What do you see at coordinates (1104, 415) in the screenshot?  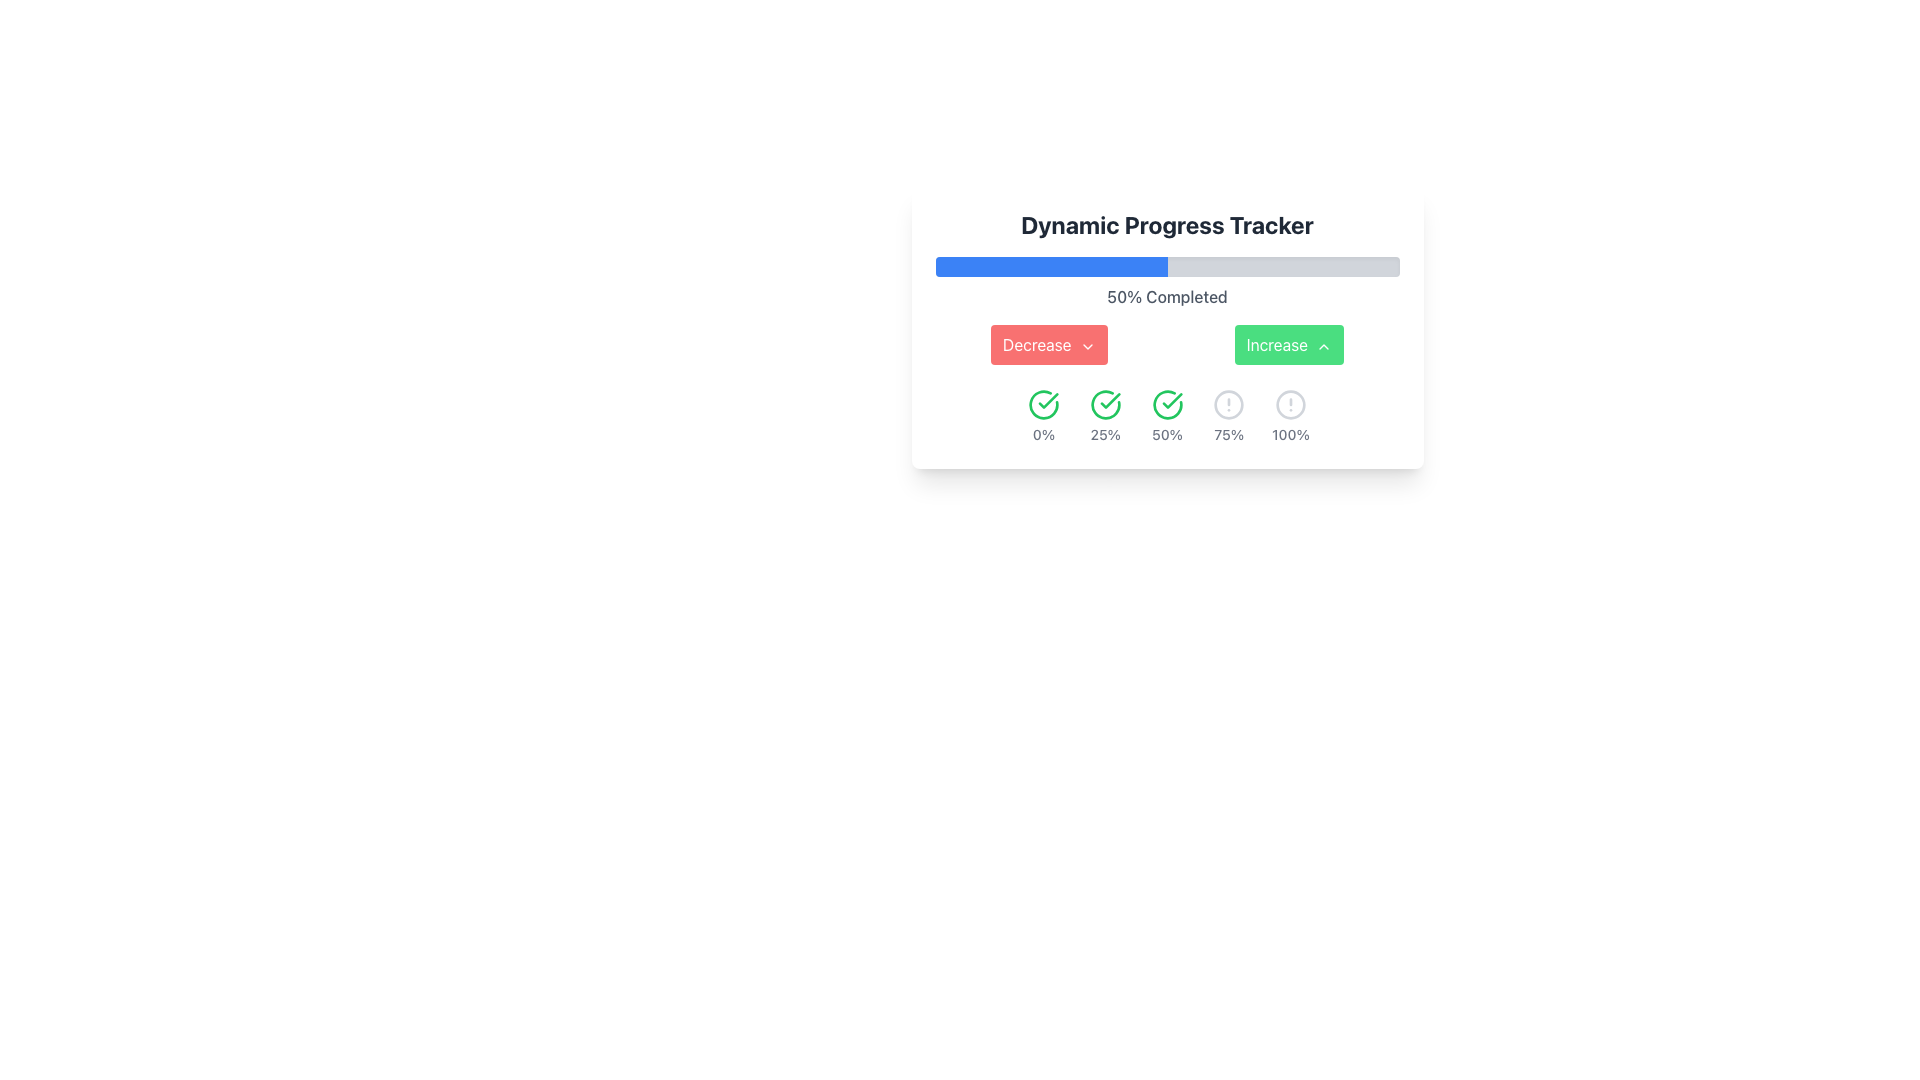 I see `the circular icon with a green checkmark and the text label '25%', which is the second item in a horizontal layout of percentage labels` at bounding box center [1104, 415].